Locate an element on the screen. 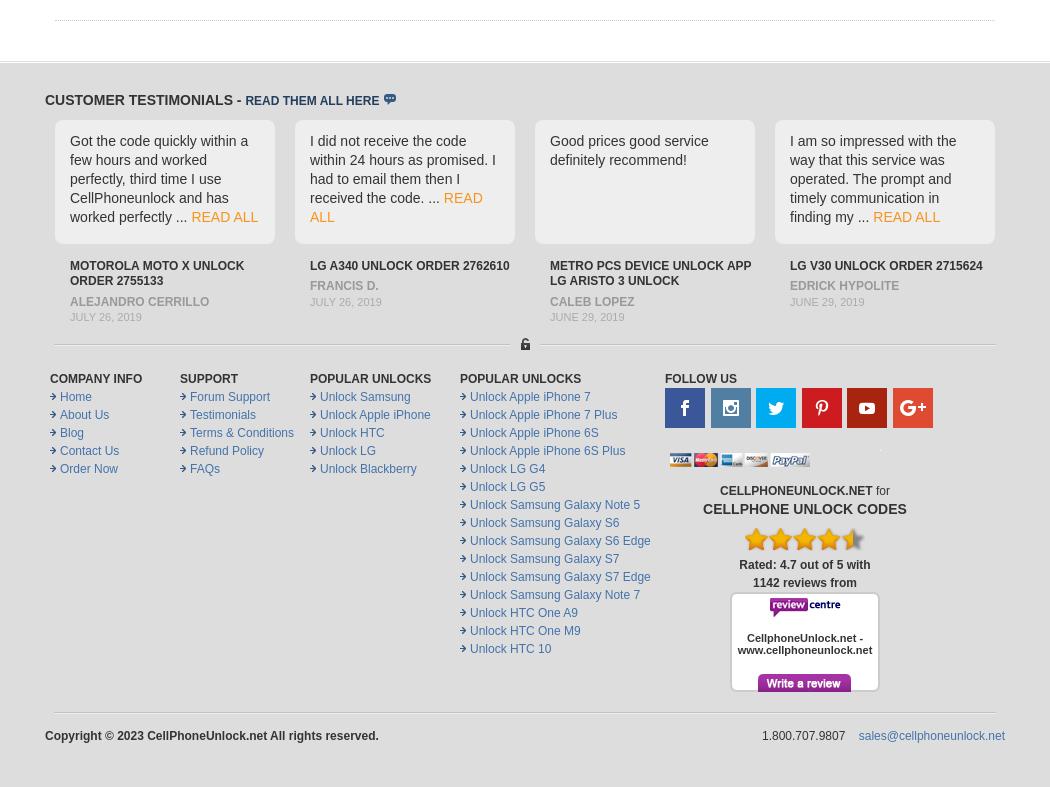 The image size is (1050, 787). 'Unlock Blackberry' is located at coordinates (367, 468).